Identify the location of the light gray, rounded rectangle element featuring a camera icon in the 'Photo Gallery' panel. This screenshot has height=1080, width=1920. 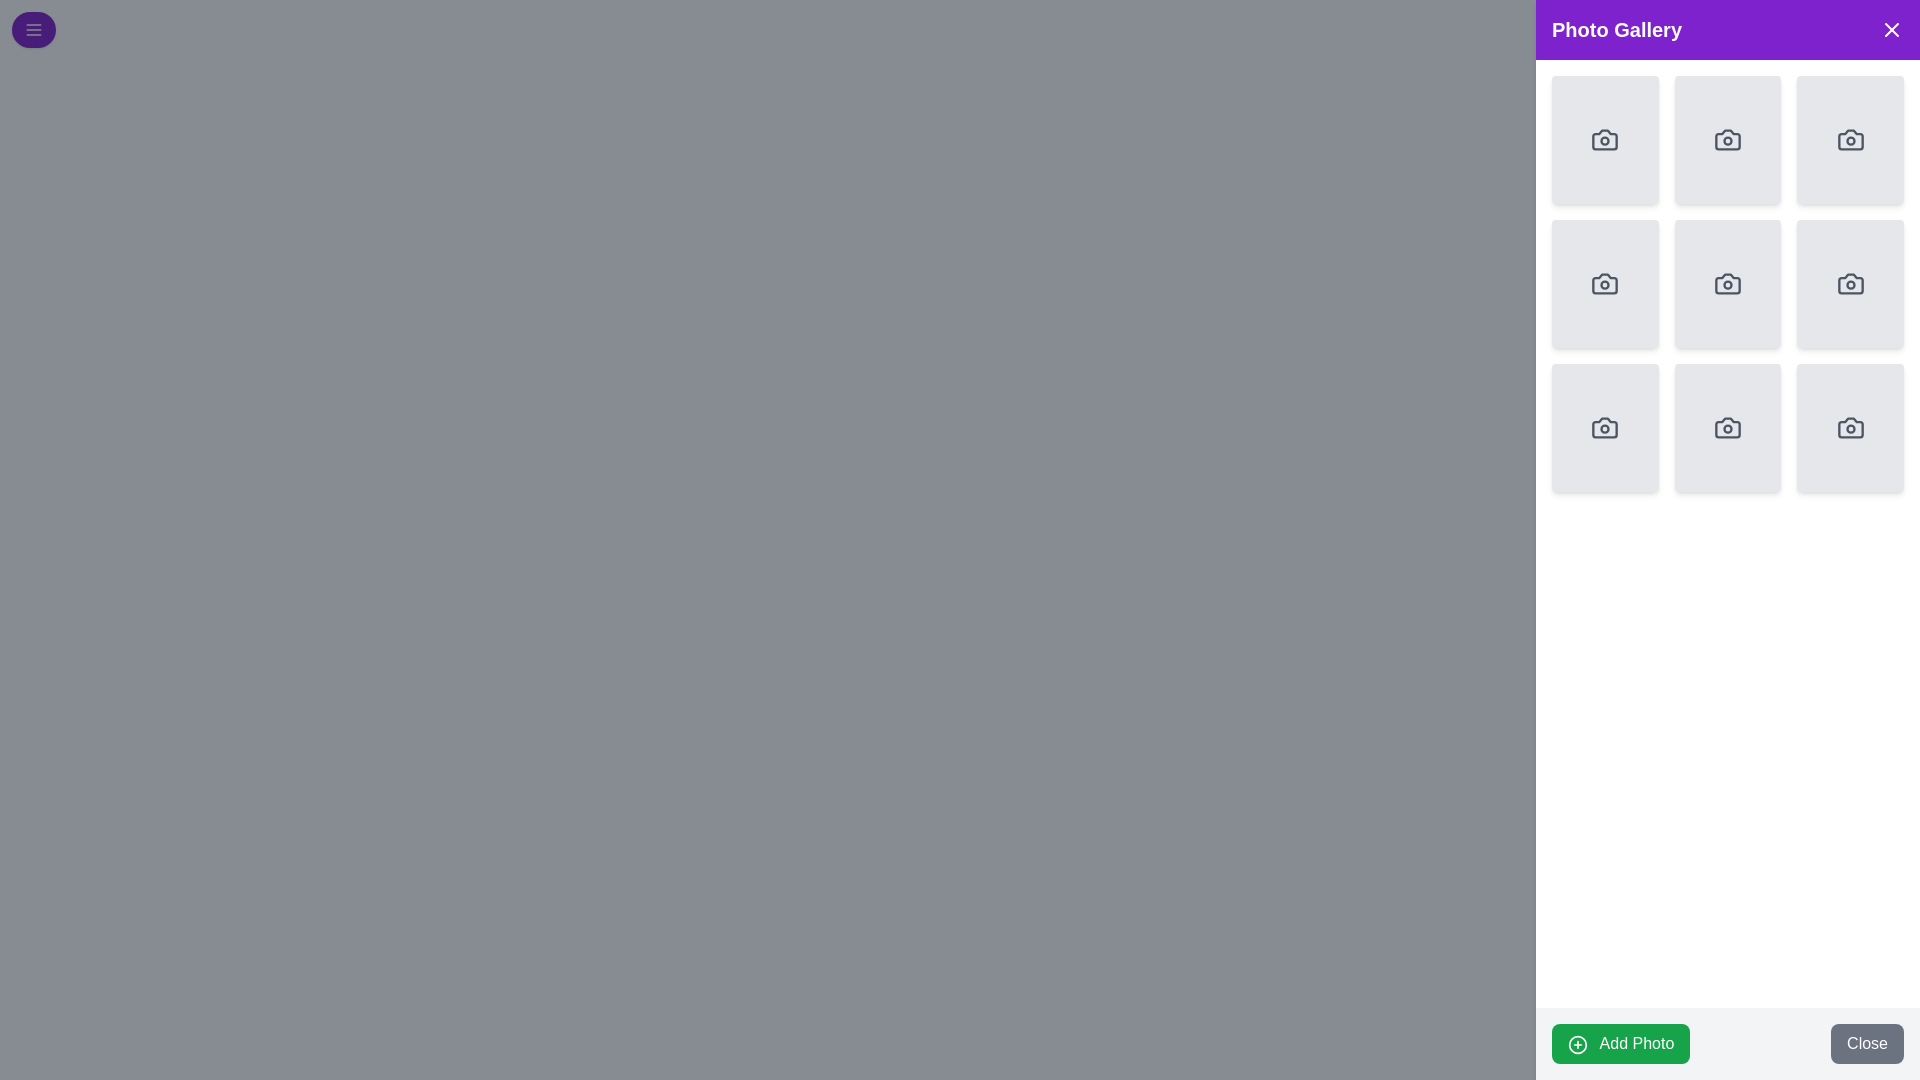
(1849, 138).